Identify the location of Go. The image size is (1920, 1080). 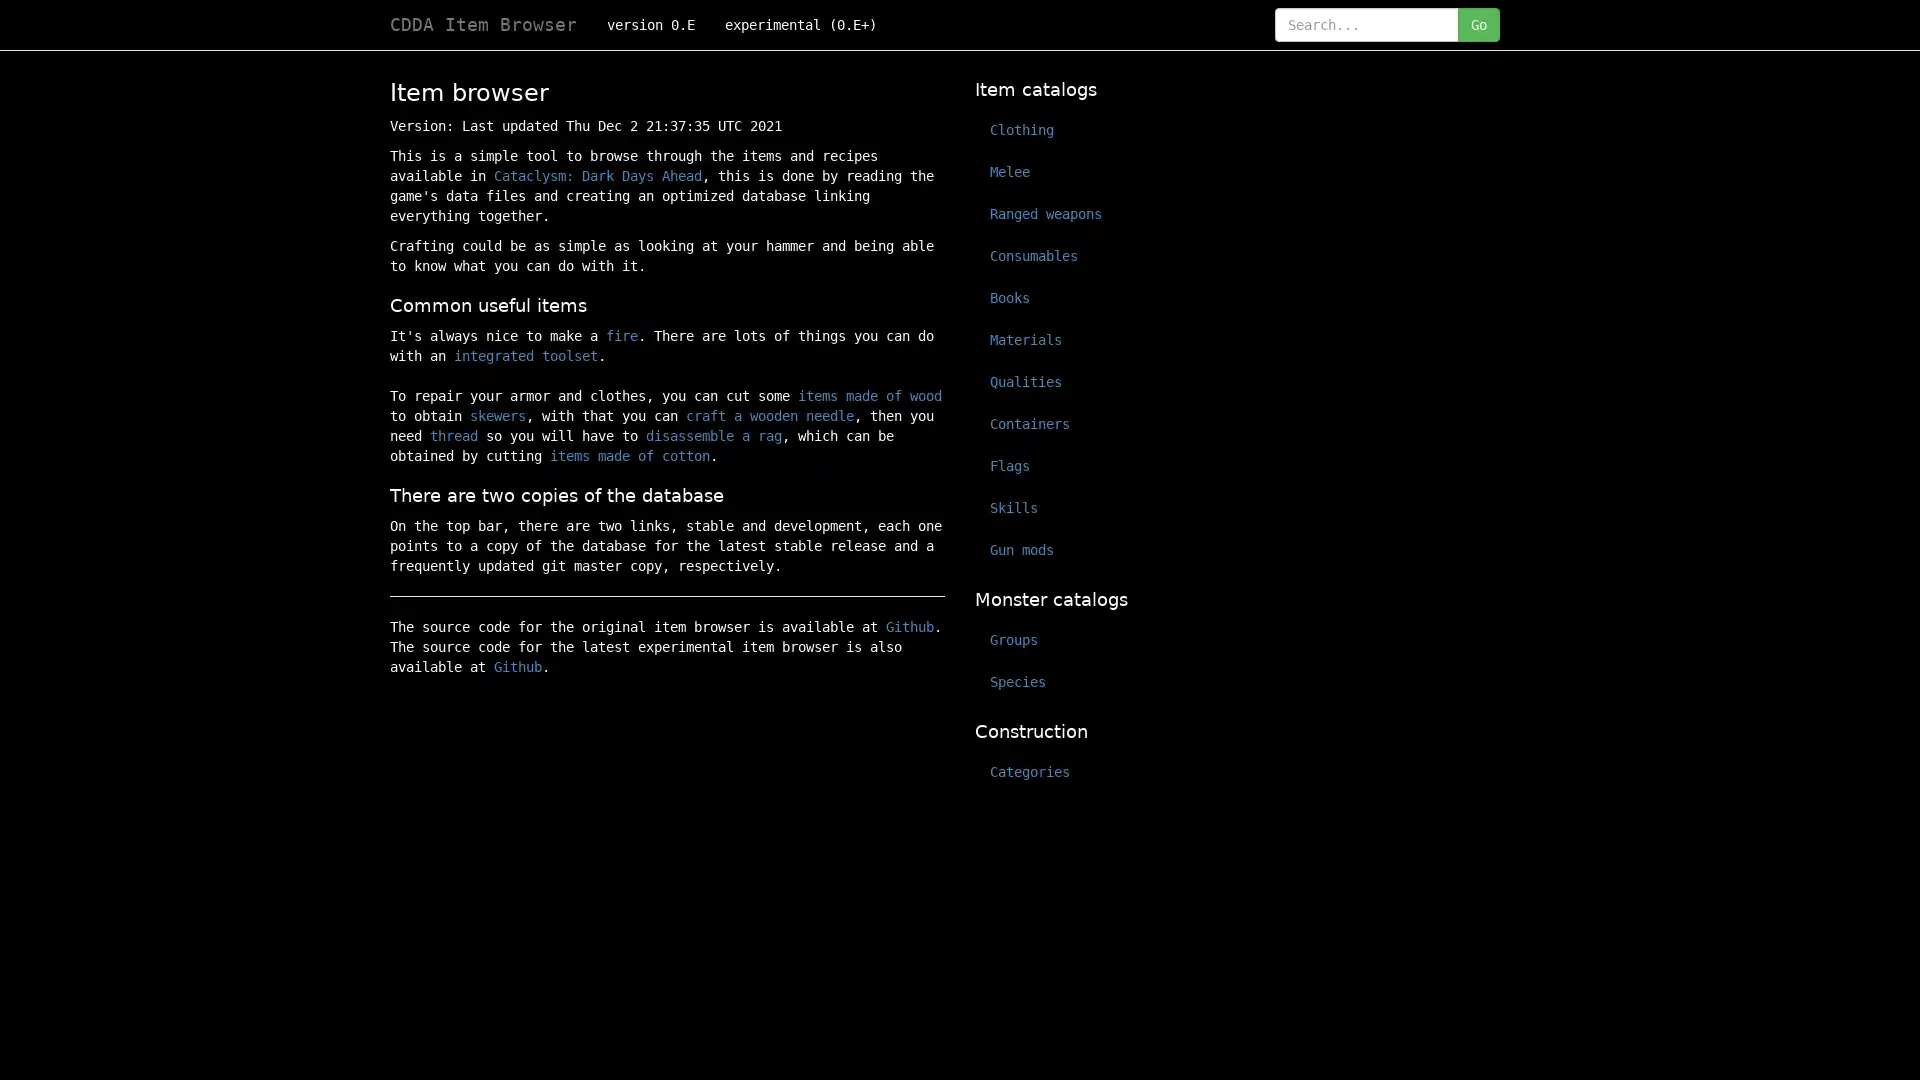
(1478, 24).